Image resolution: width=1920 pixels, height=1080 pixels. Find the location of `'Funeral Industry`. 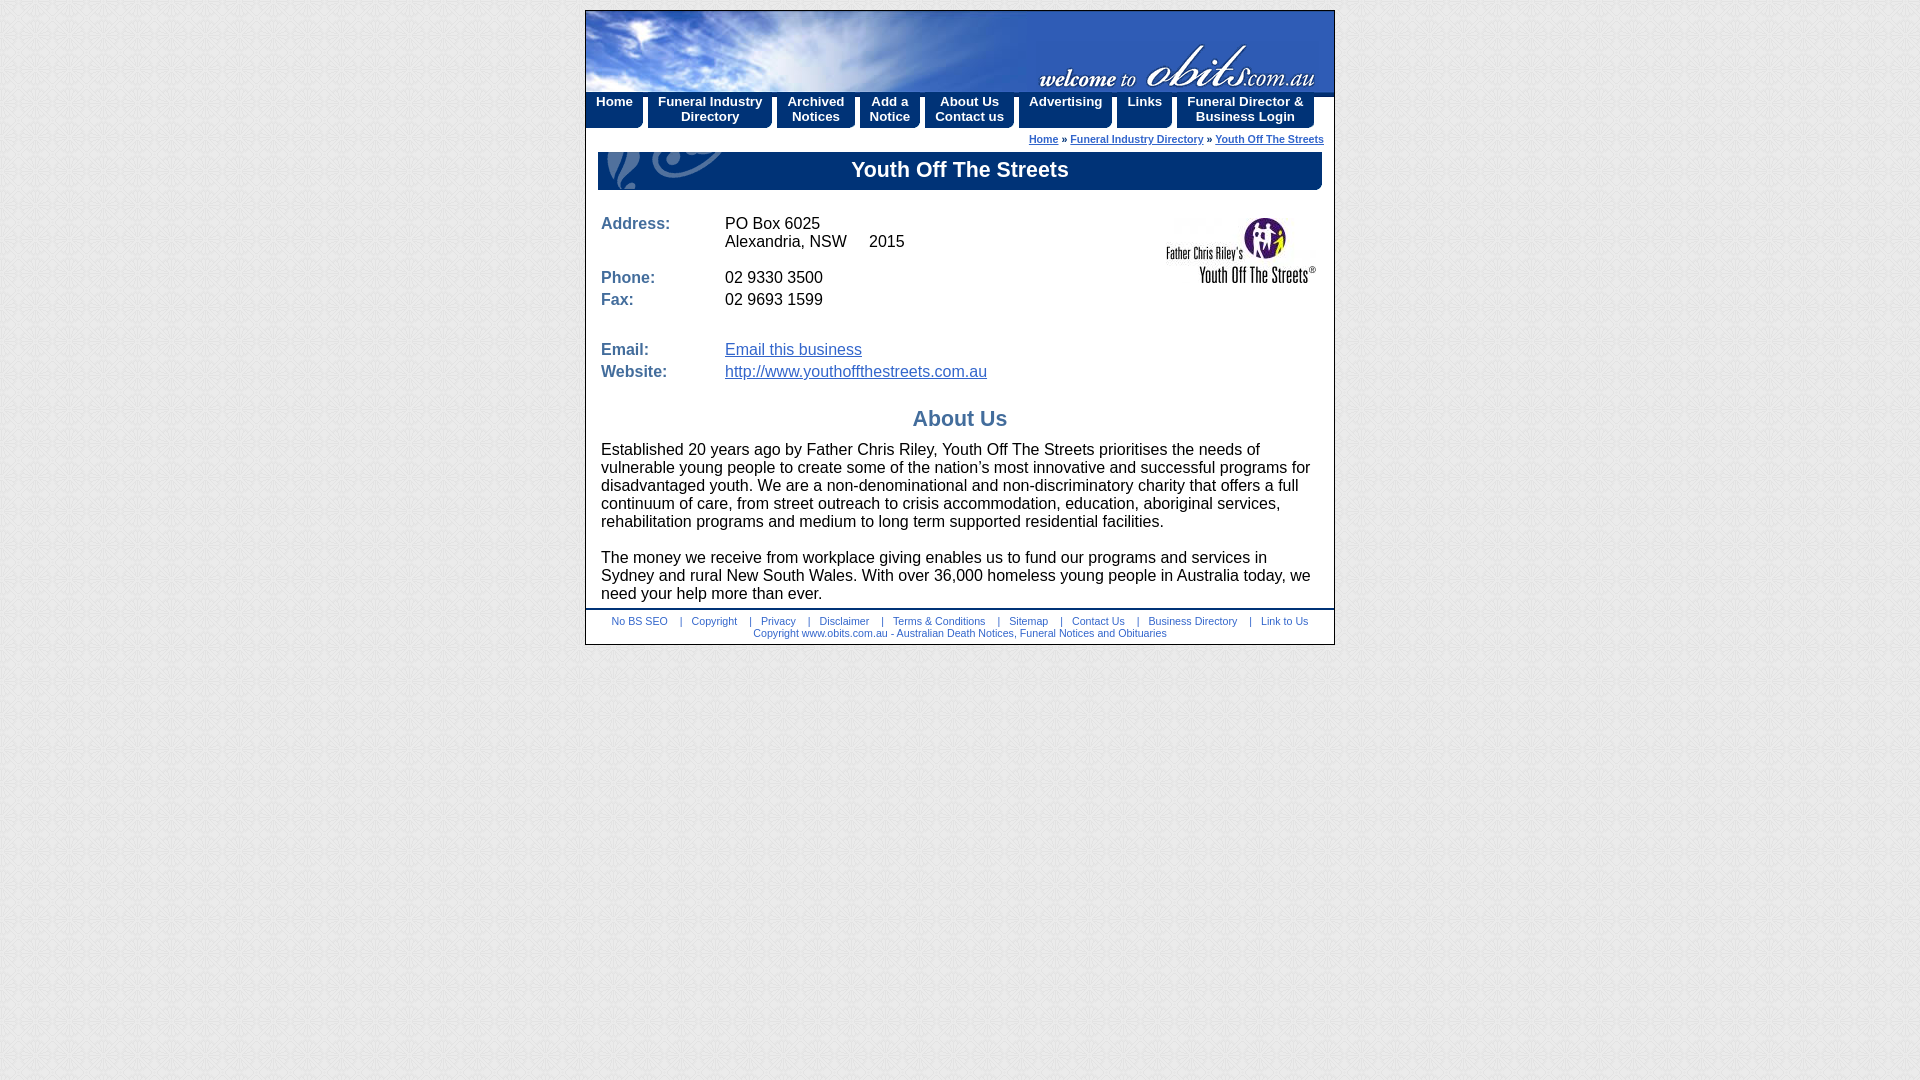

'Funeral Industry is located at coordinates (648, 110).